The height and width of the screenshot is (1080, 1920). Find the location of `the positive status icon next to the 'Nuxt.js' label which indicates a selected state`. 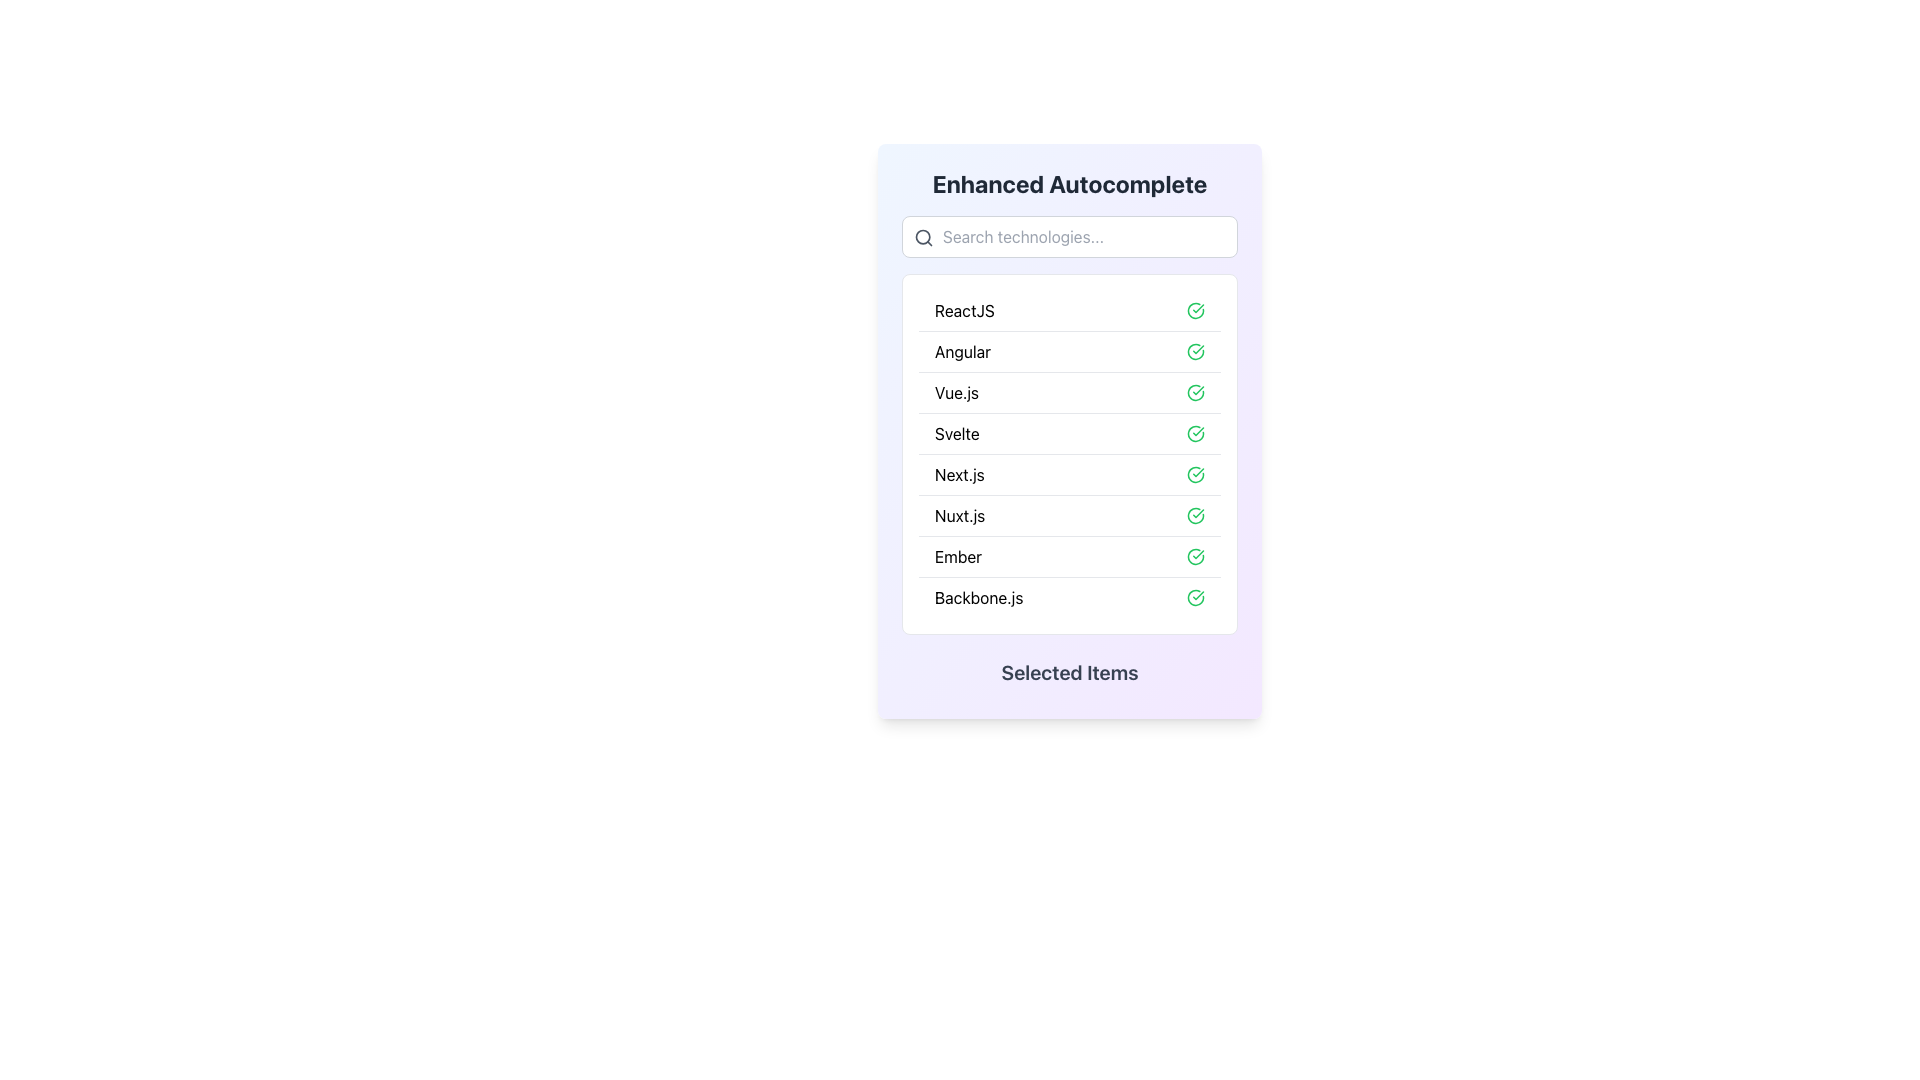

the positive status icon next to the 'Nuxt.js' label which indicates a selected state is located at coordinates (1195, 515).